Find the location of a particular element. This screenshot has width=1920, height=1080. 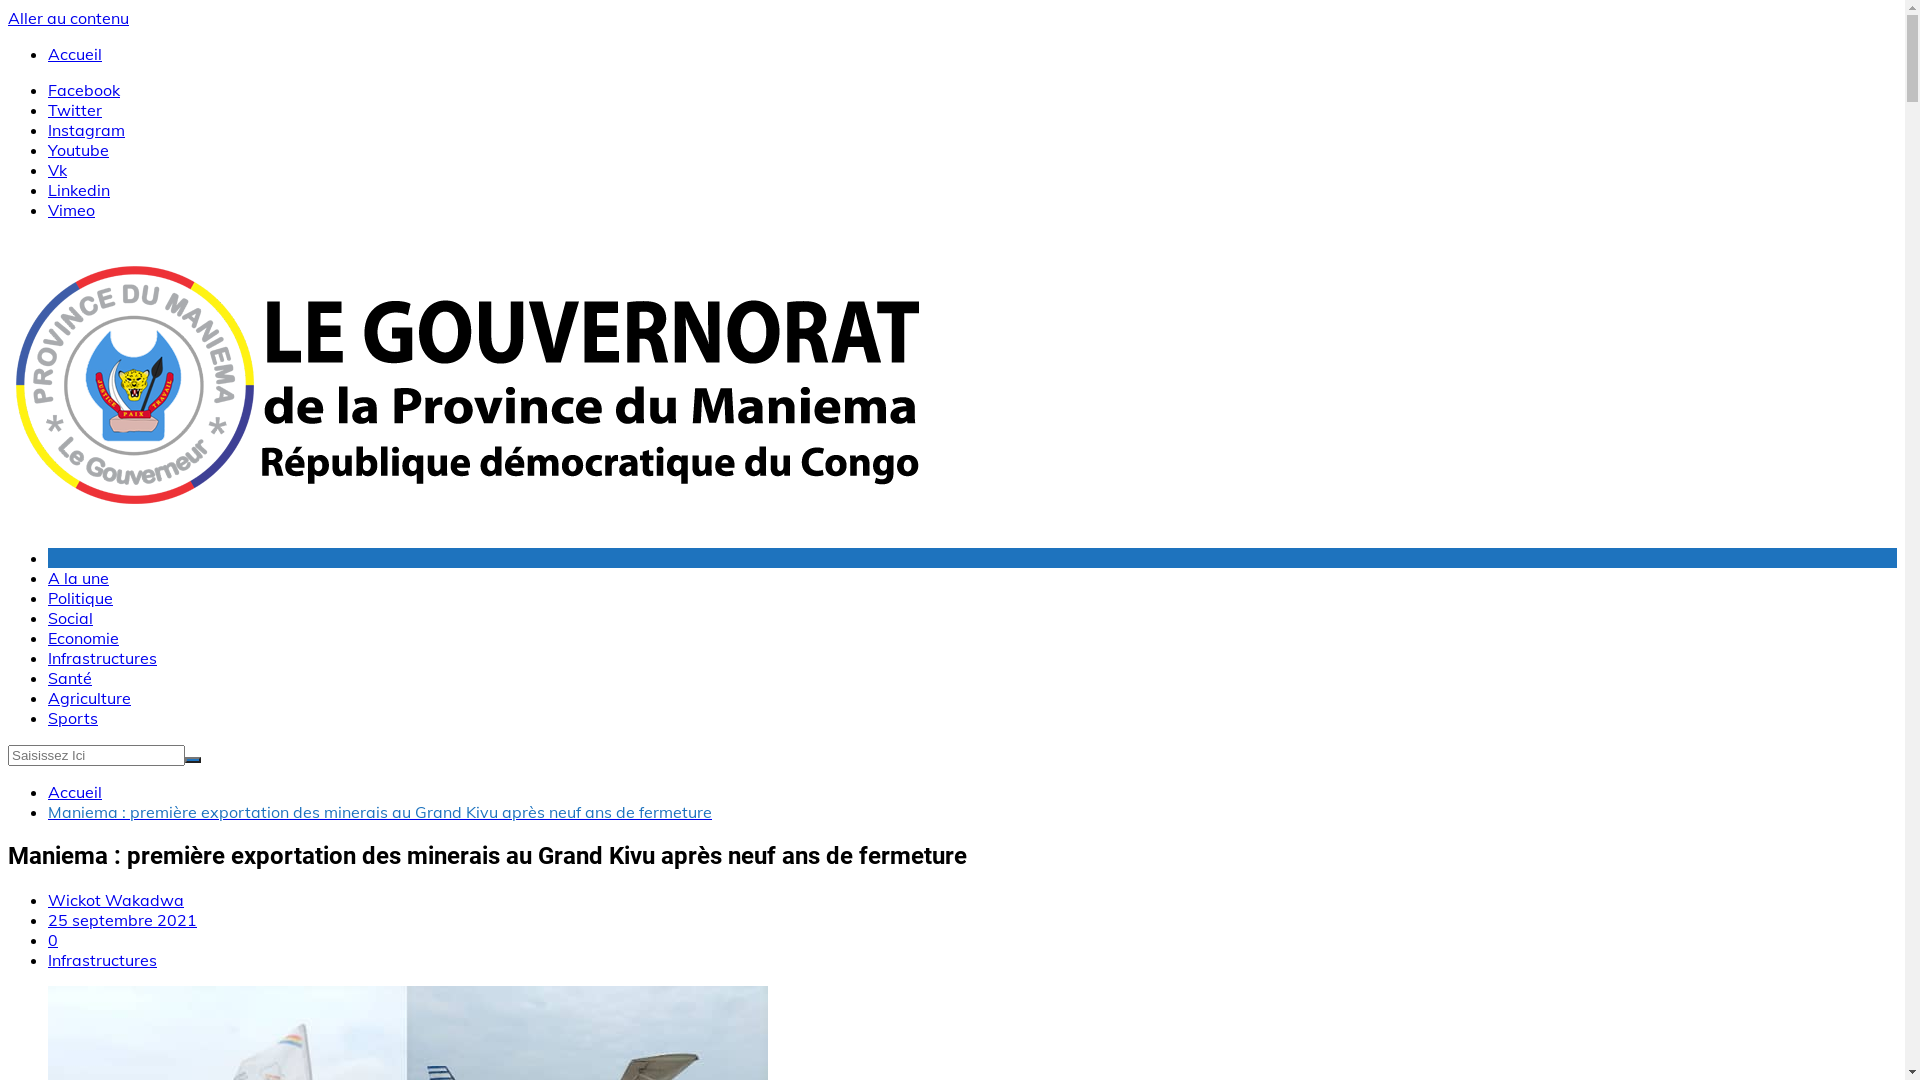

'Wickot Wakadwa' is located at coordinates (114, 898).